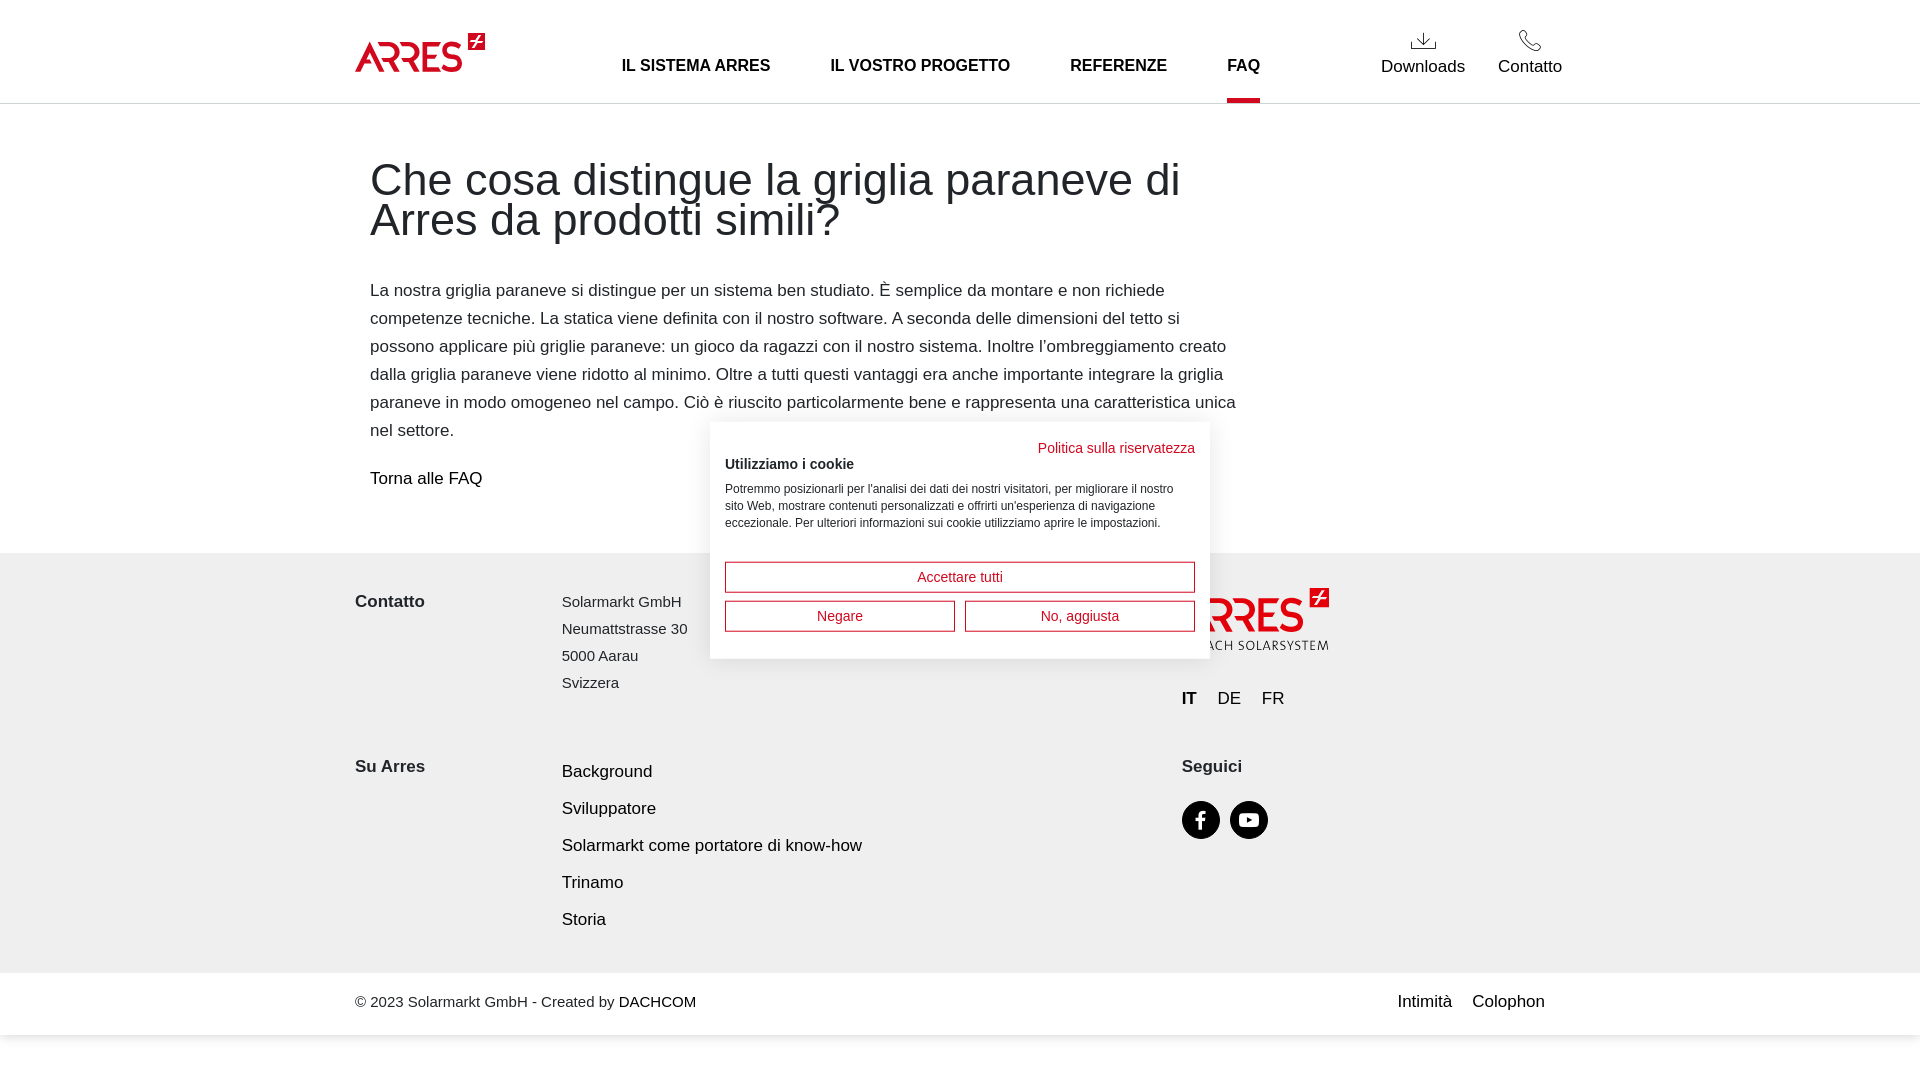  I want to click on 'Trinamo', so click(592, 881).